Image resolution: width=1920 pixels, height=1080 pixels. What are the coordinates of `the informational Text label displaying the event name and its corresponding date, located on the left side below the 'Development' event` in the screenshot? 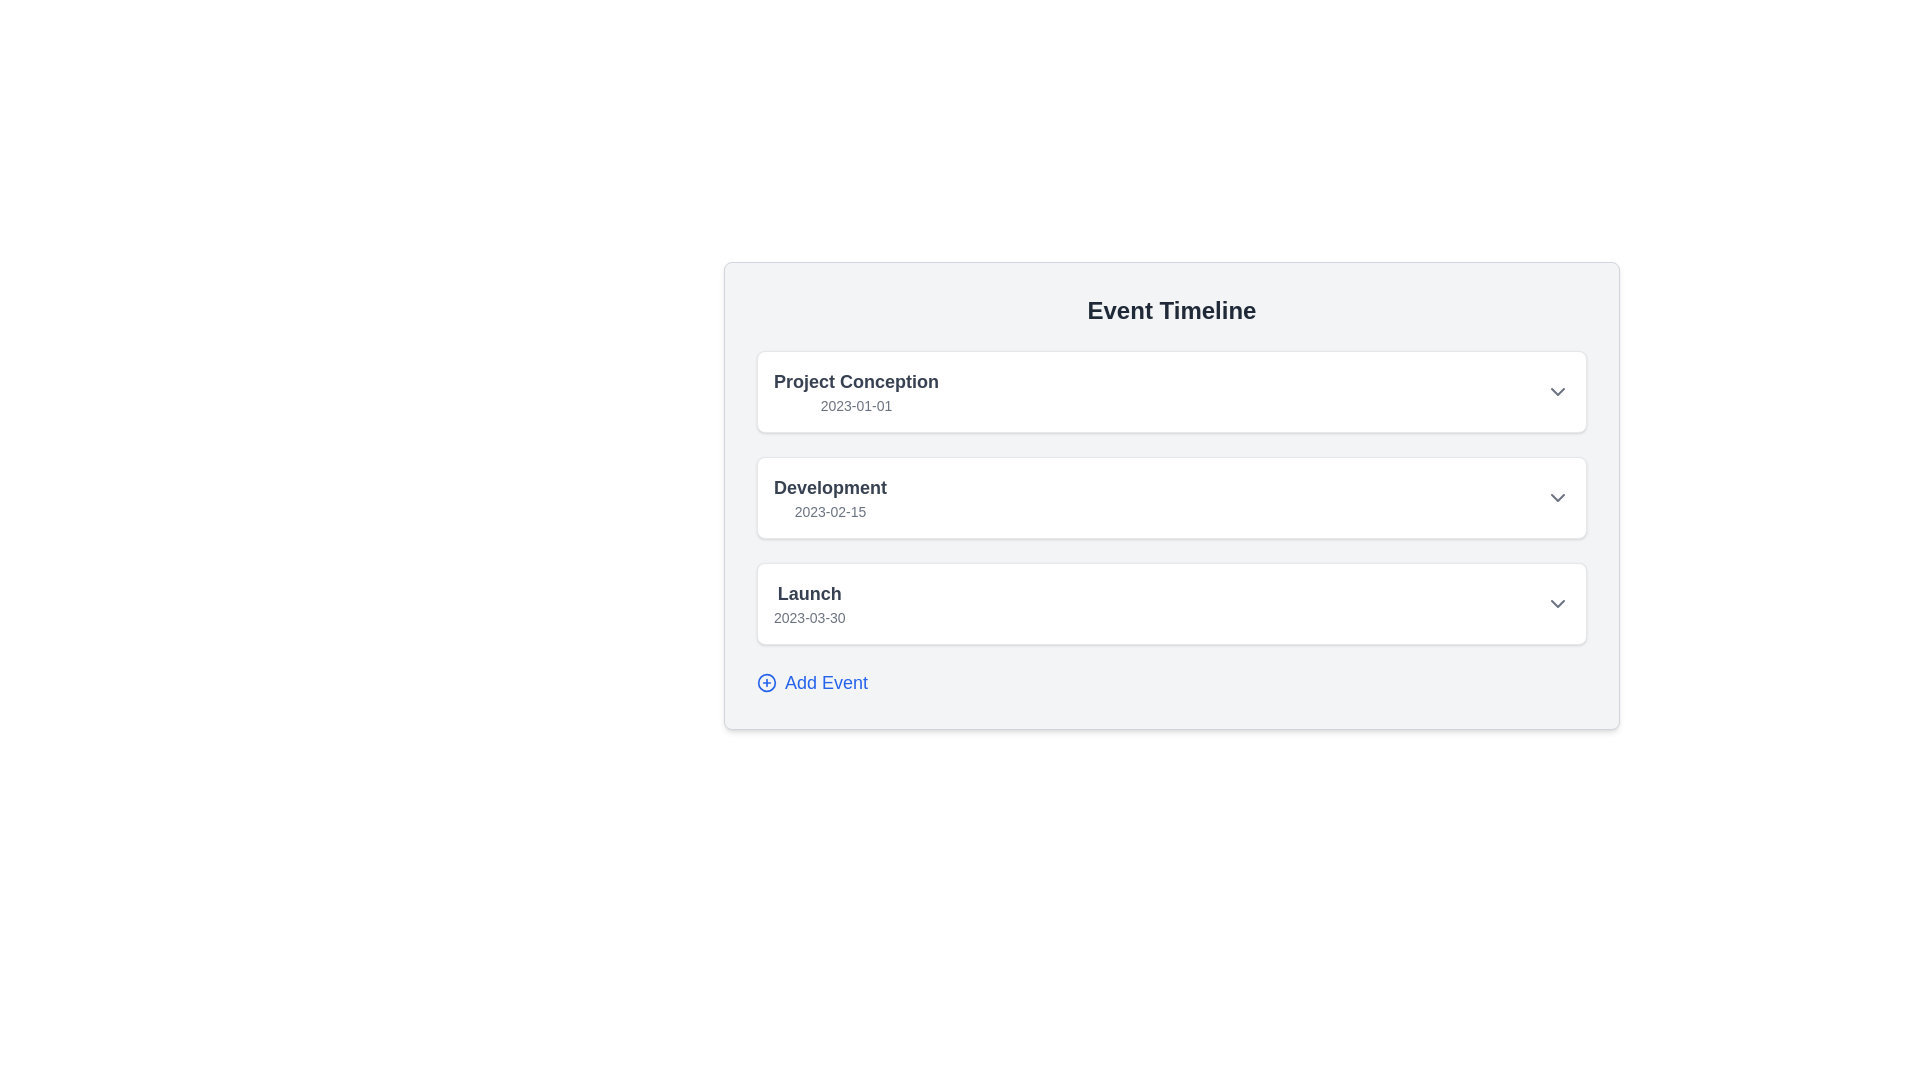 It's located at (809, 603).